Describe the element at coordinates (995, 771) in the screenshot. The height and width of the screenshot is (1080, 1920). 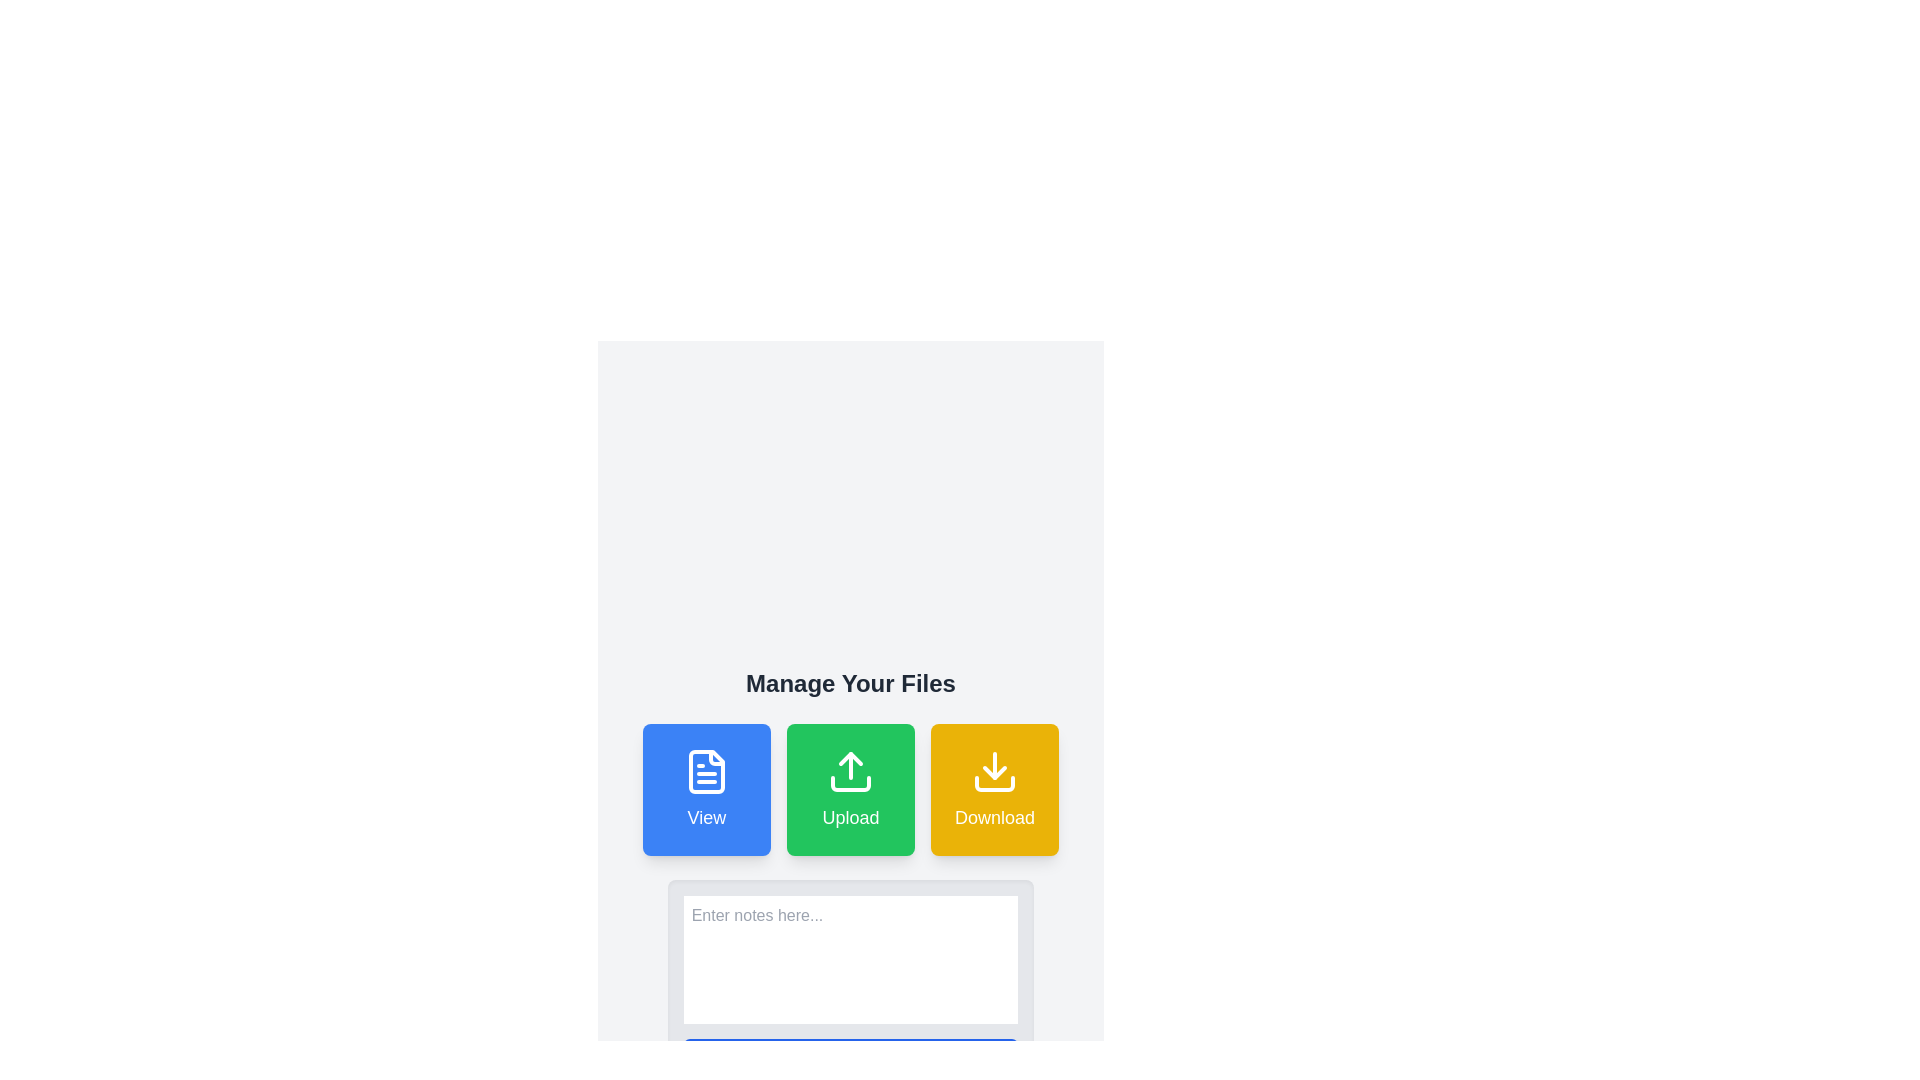
I see `the small, triangular-shaped download icon located in the center of the 'Download' button, which features a downward-pointing arrow and is part of a yellow square button` at that location.